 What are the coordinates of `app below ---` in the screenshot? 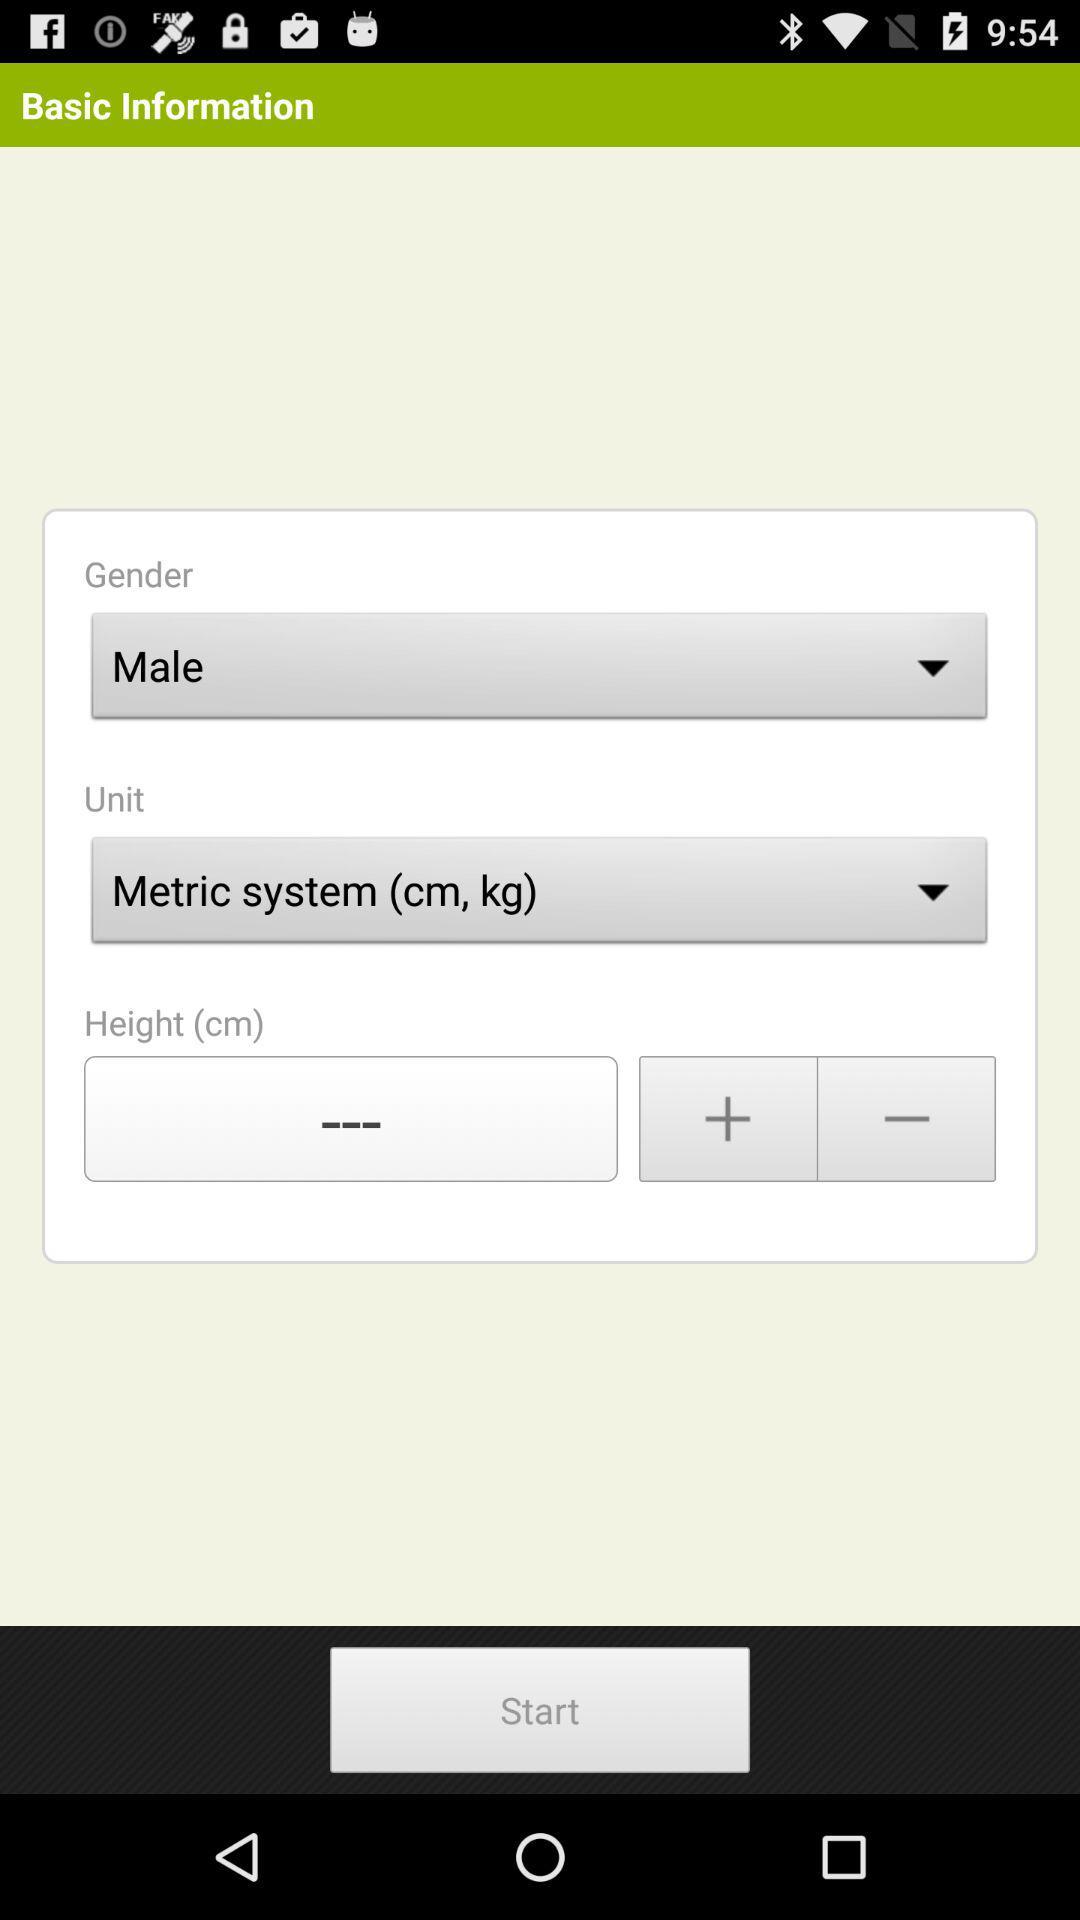 It's located at (540, 1708).